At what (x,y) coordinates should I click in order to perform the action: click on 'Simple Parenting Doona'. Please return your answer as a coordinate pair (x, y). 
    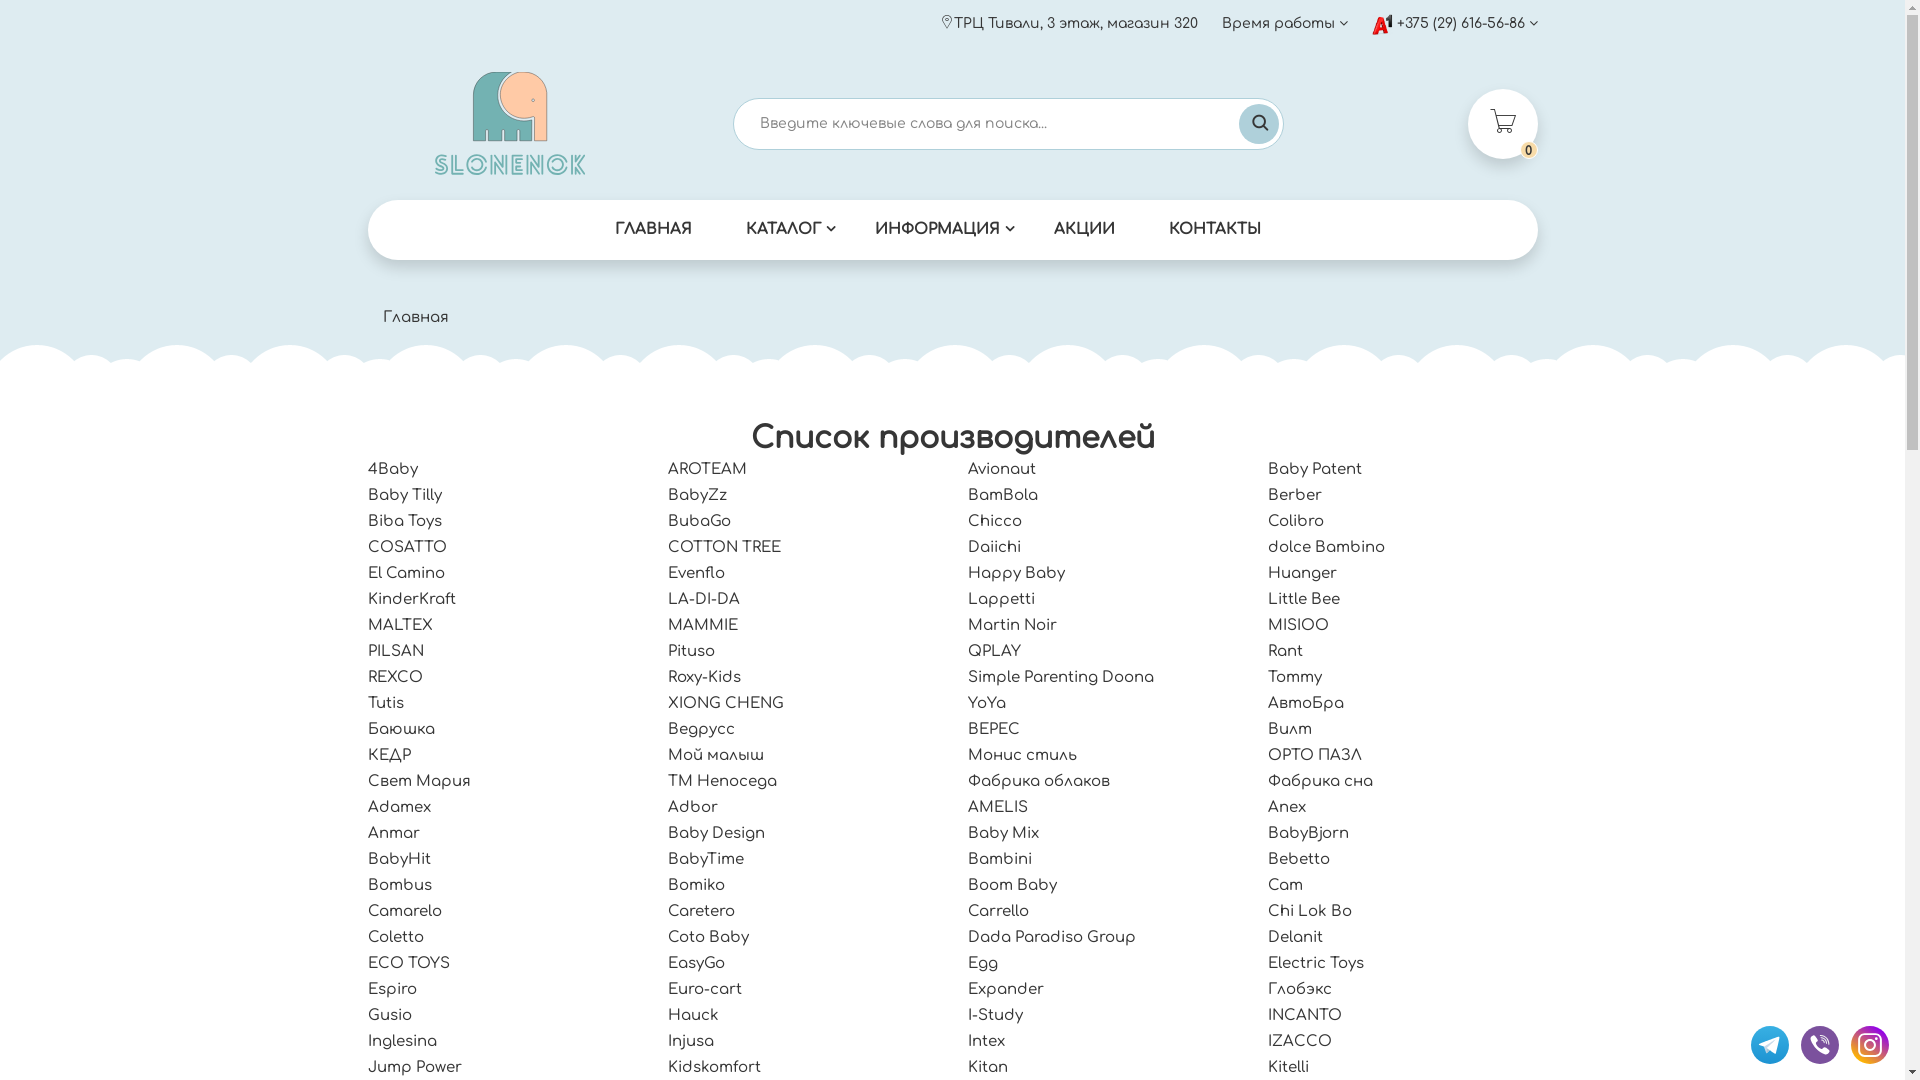
    Looking at the image, I should click on (1059, 676).